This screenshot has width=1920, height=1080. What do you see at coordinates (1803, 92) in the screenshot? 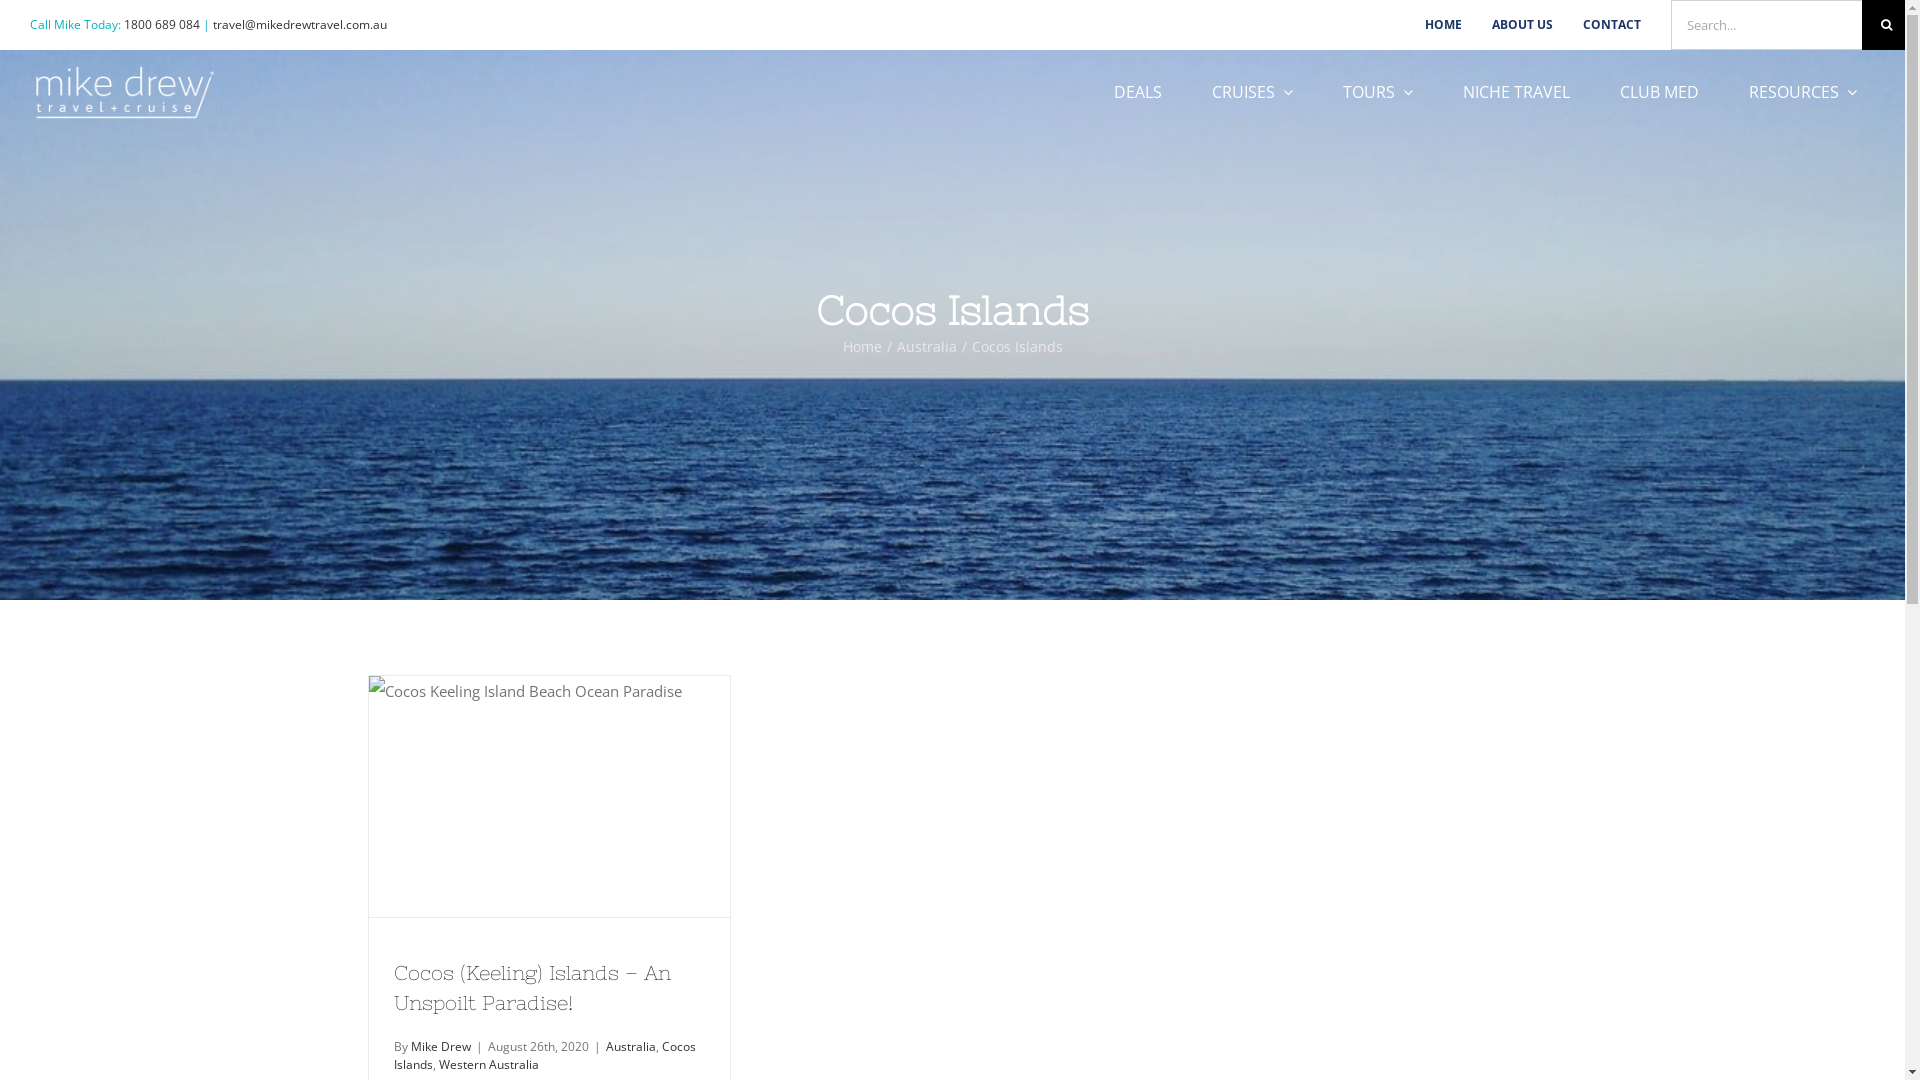
I see `'RESOURCES'` at bounding box center [1803, 92].